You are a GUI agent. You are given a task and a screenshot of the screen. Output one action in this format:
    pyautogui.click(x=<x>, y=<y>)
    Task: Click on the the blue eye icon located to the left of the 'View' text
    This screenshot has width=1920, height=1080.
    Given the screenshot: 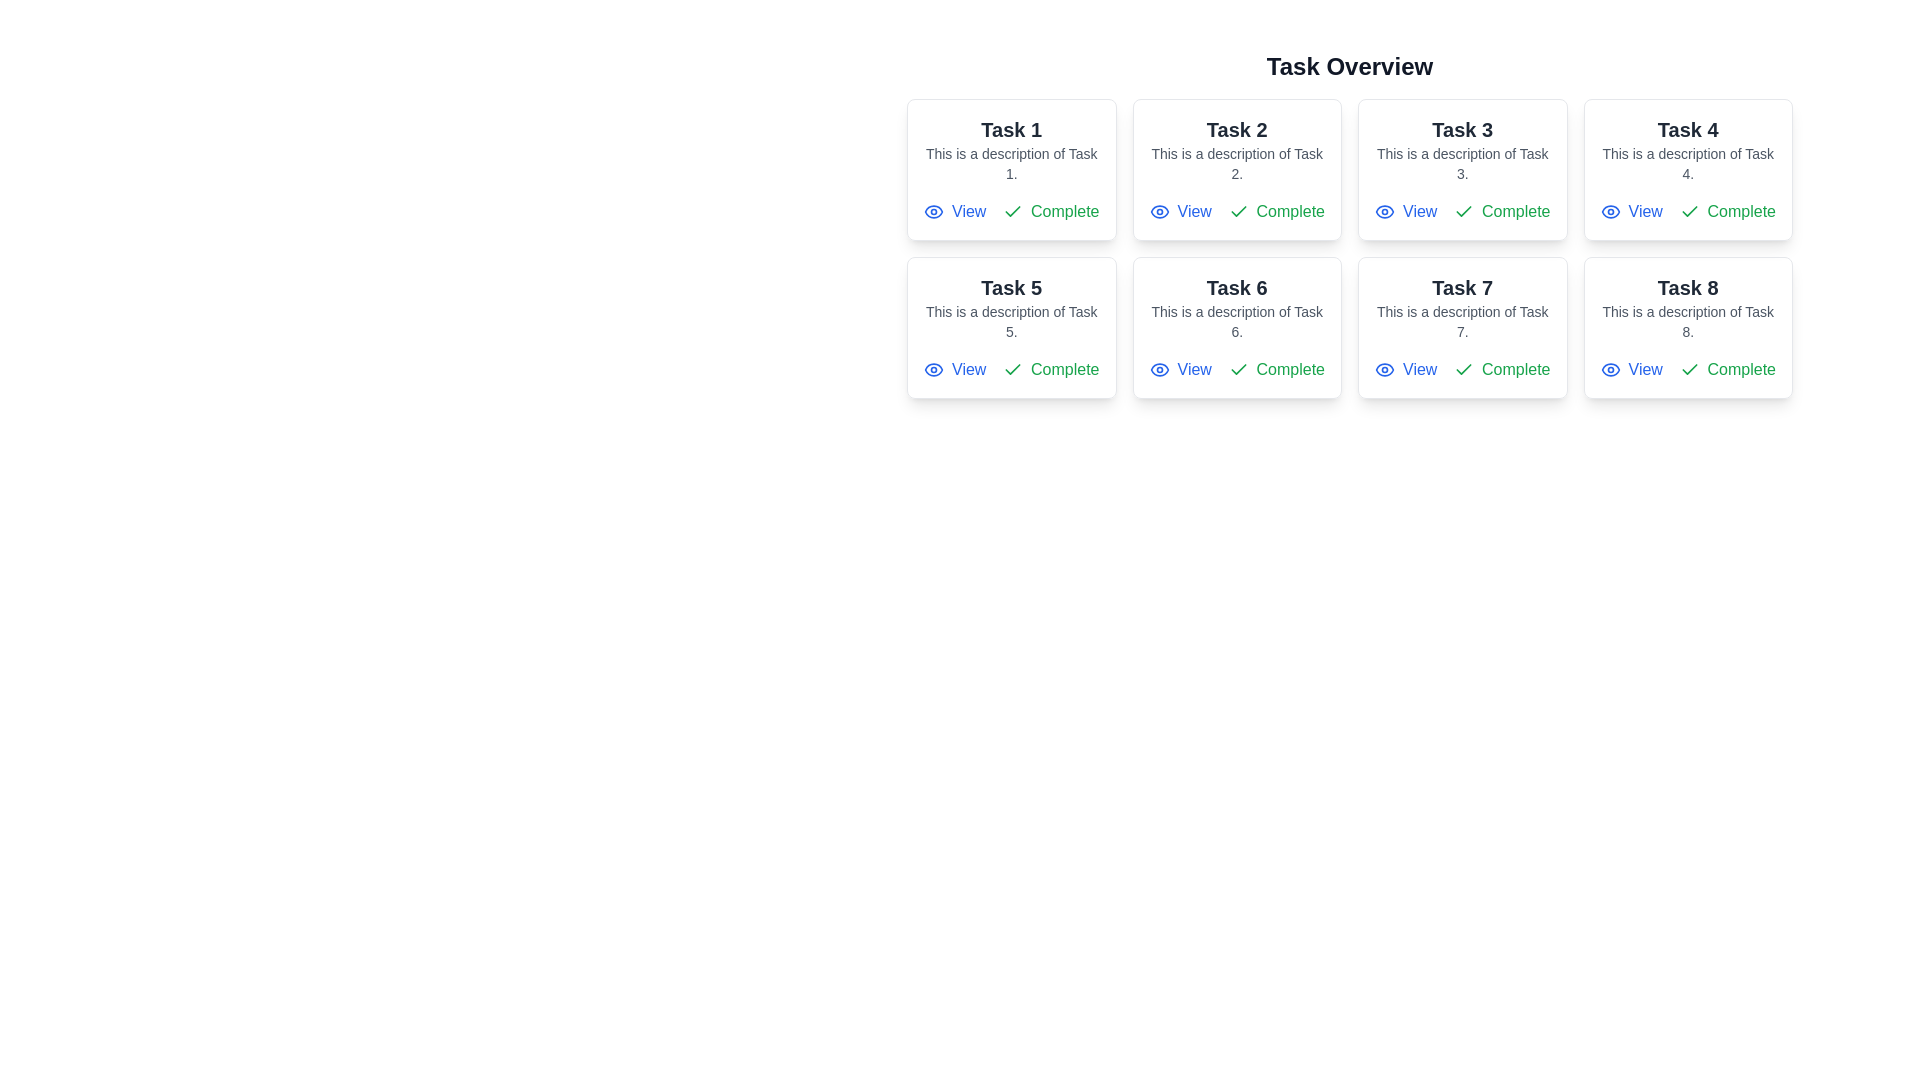 What is the action you would take?
    pyautogui.click(x=1159, y=370)
    